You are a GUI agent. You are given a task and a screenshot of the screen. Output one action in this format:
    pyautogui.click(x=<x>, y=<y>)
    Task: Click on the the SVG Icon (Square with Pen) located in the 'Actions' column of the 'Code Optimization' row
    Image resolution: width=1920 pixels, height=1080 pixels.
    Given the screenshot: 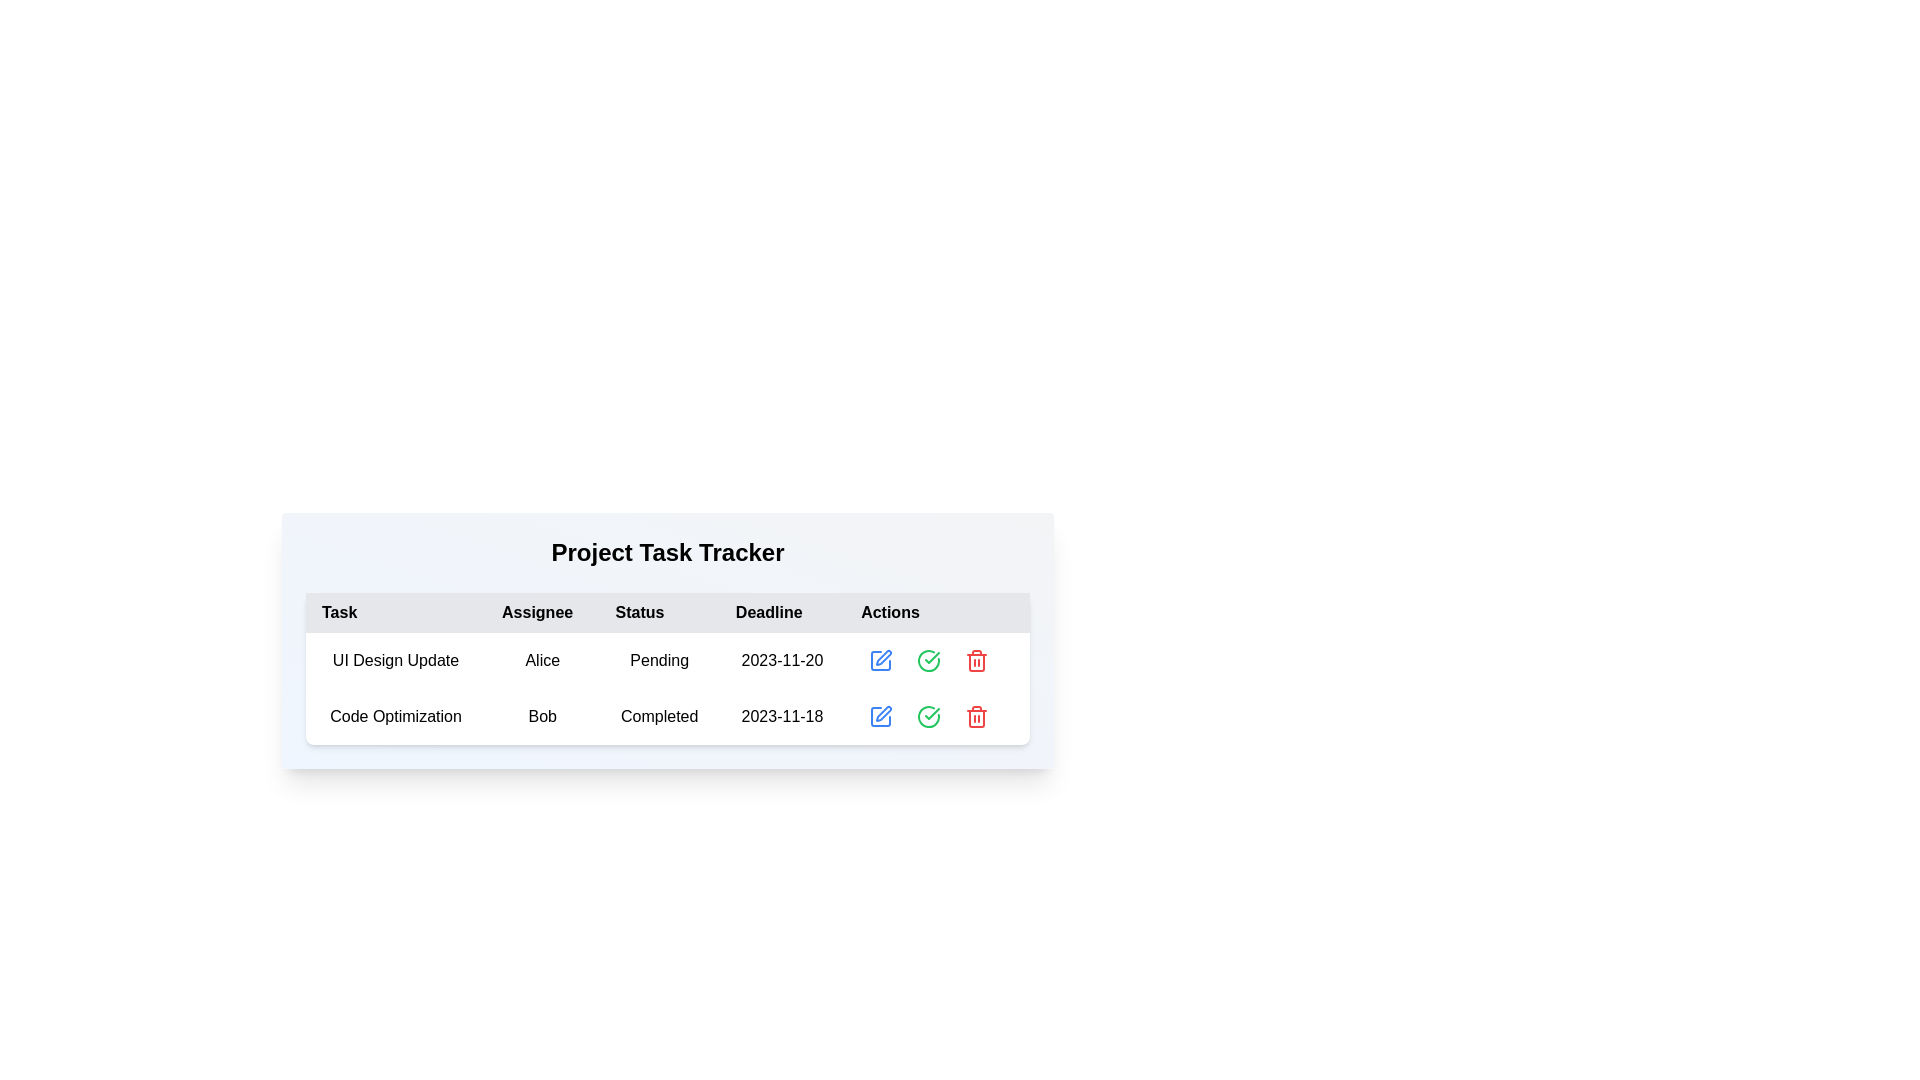 What is the action you would take?
    pyautogui.click(x=880, y=716)
    